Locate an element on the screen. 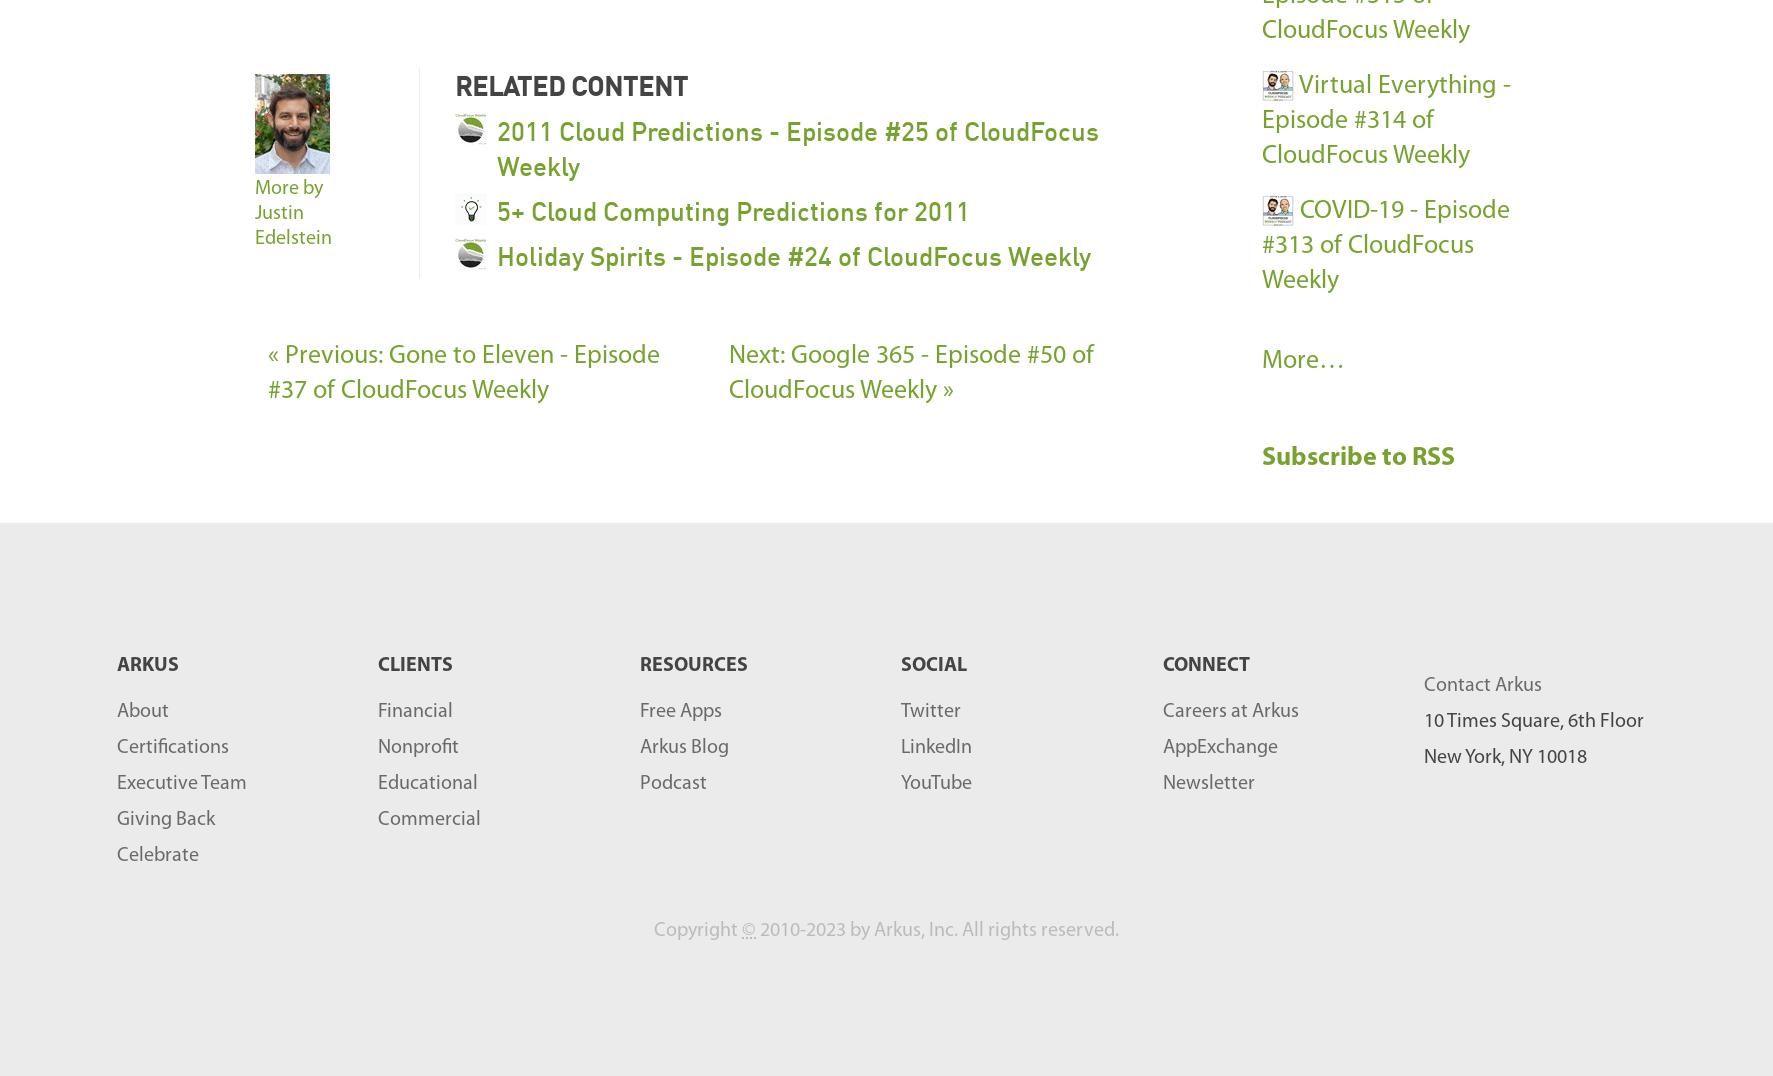 The height and width of the screenshot is (1076, 1773). 'COVID-19 - Episode #313 of CloudFocus Weekly' is located at coordinates (1384, 245).